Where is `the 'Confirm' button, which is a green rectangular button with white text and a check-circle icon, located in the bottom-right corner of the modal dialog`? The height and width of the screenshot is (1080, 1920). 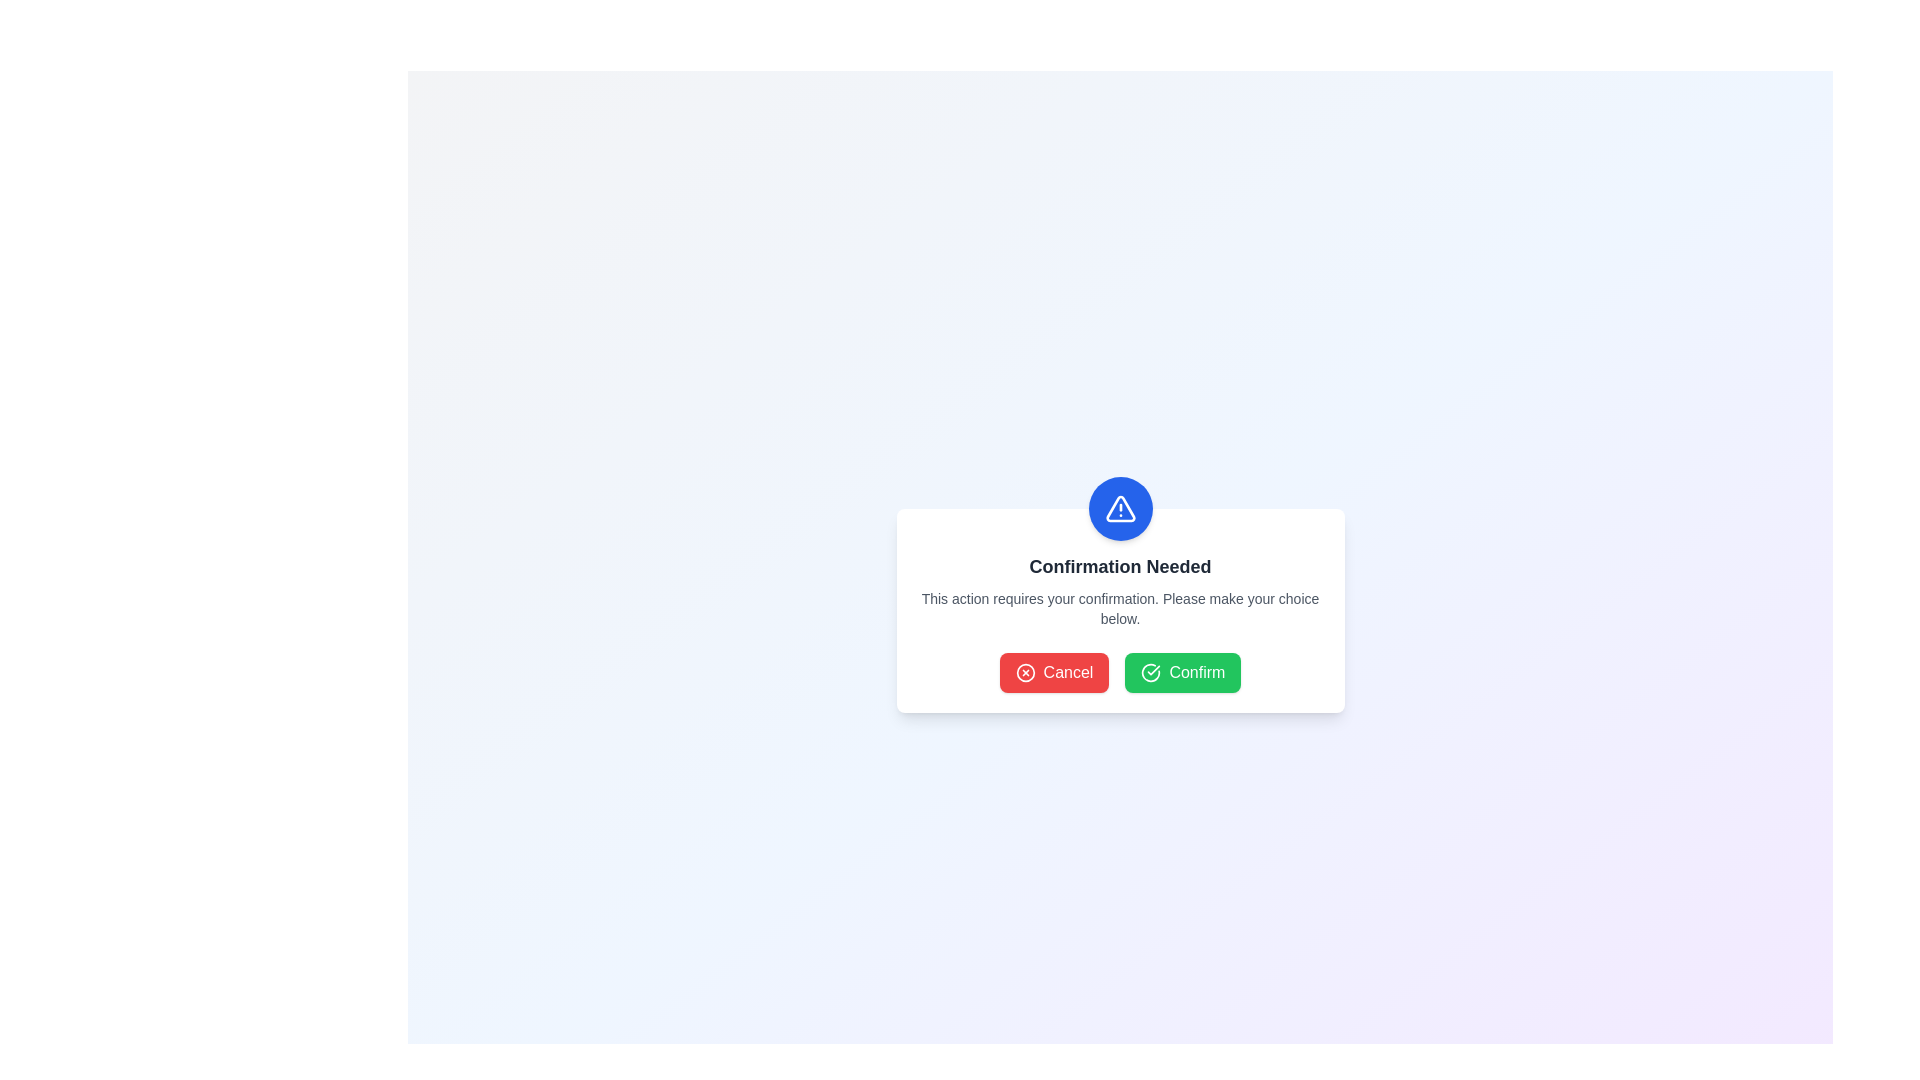 the 'Confirm' button, which is a green rectangular button with white text and a check-circle icon, located in the bottom-right corner of the modal dialog is located at coordinates (1183, 672).